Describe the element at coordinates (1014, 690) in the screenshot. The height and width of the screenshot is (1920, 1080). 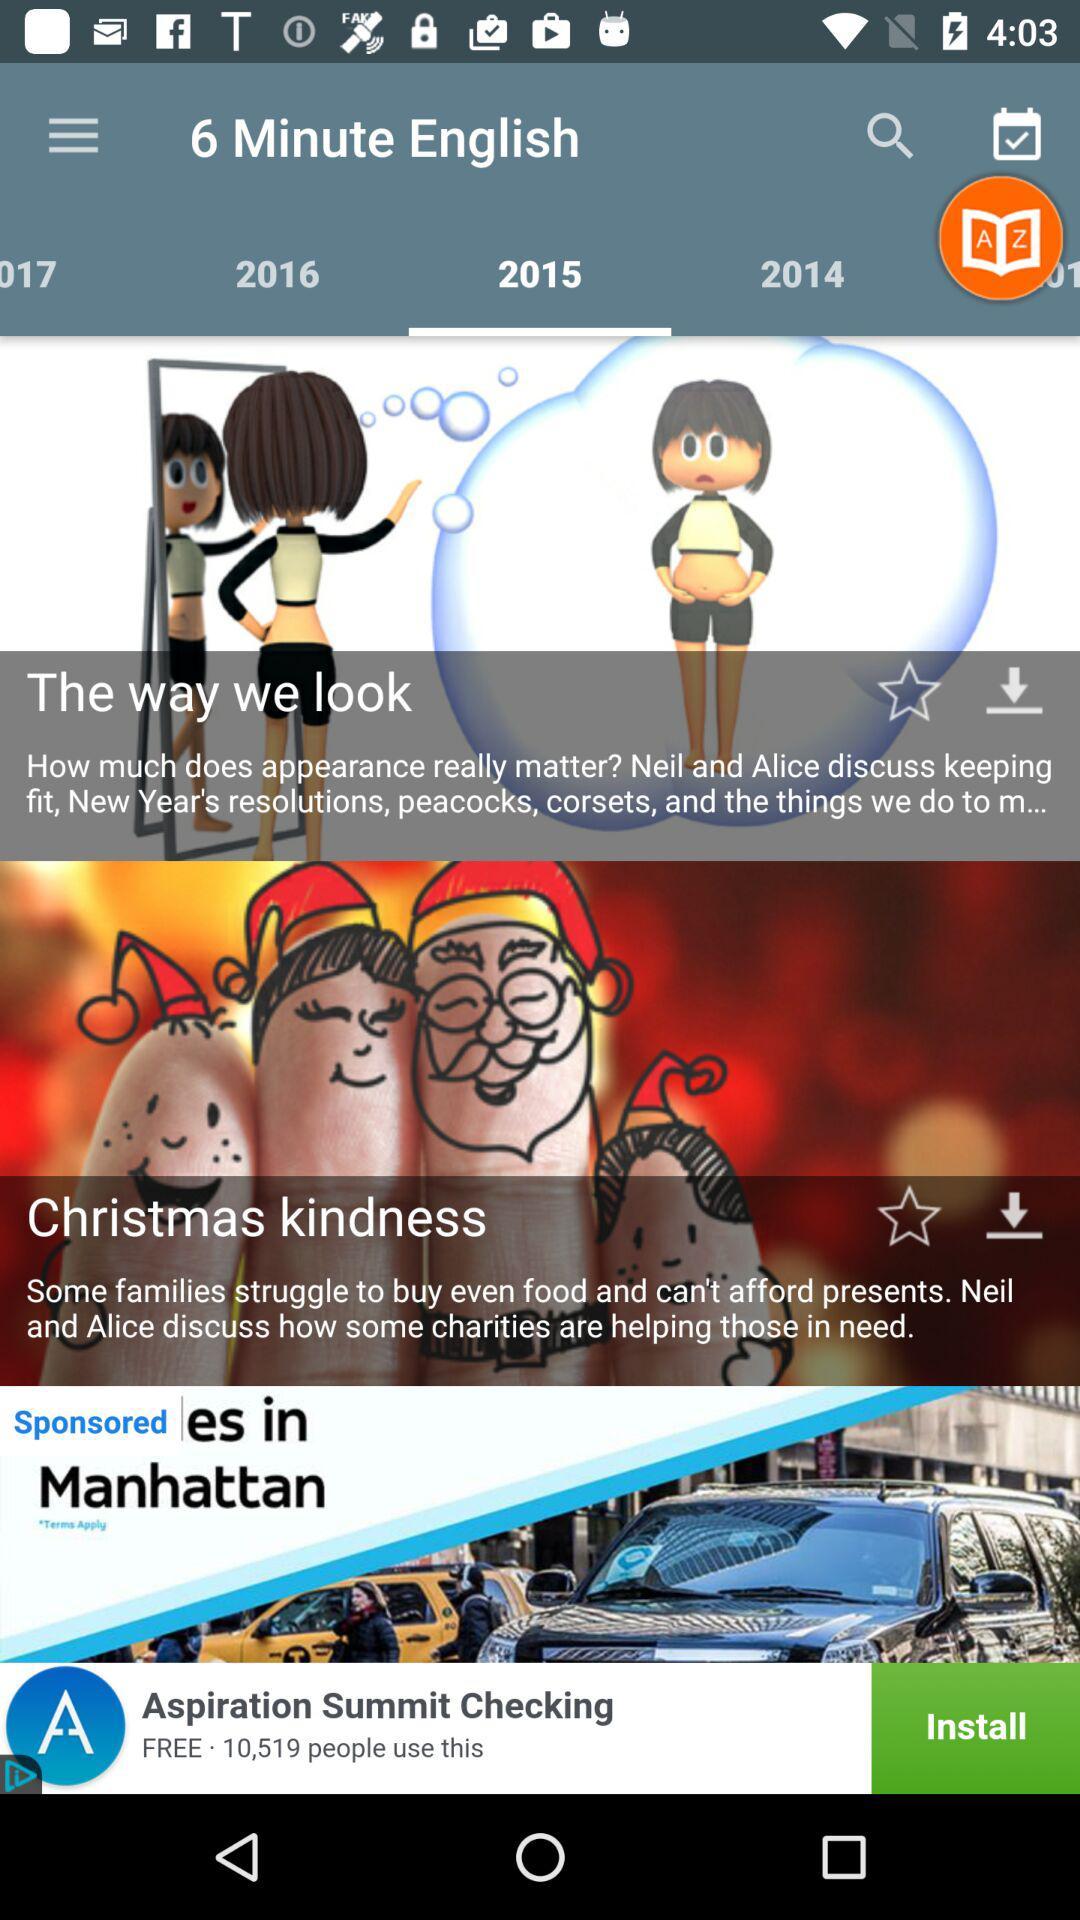
I see `the download symbol which is beside the way we look` at that location.